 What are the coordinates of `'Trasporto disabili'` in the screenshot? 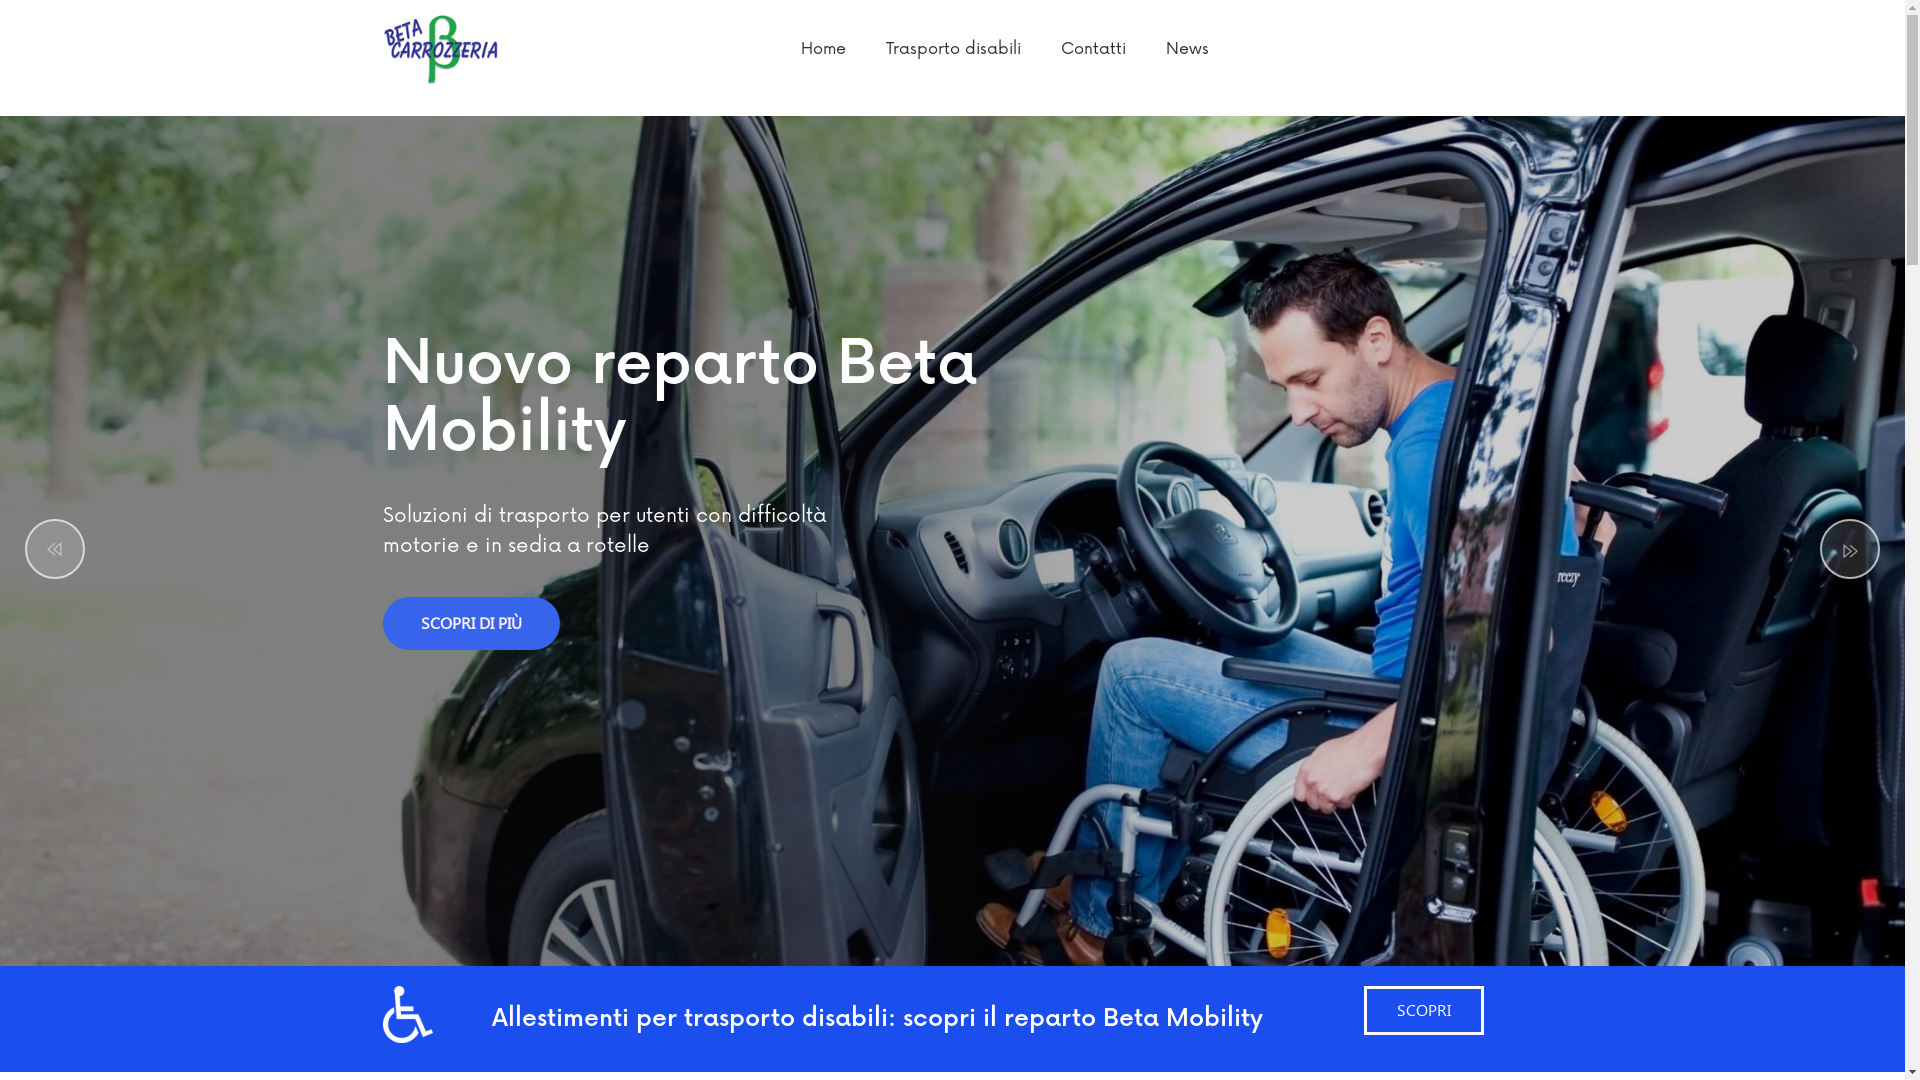 It's located at (865, 48).